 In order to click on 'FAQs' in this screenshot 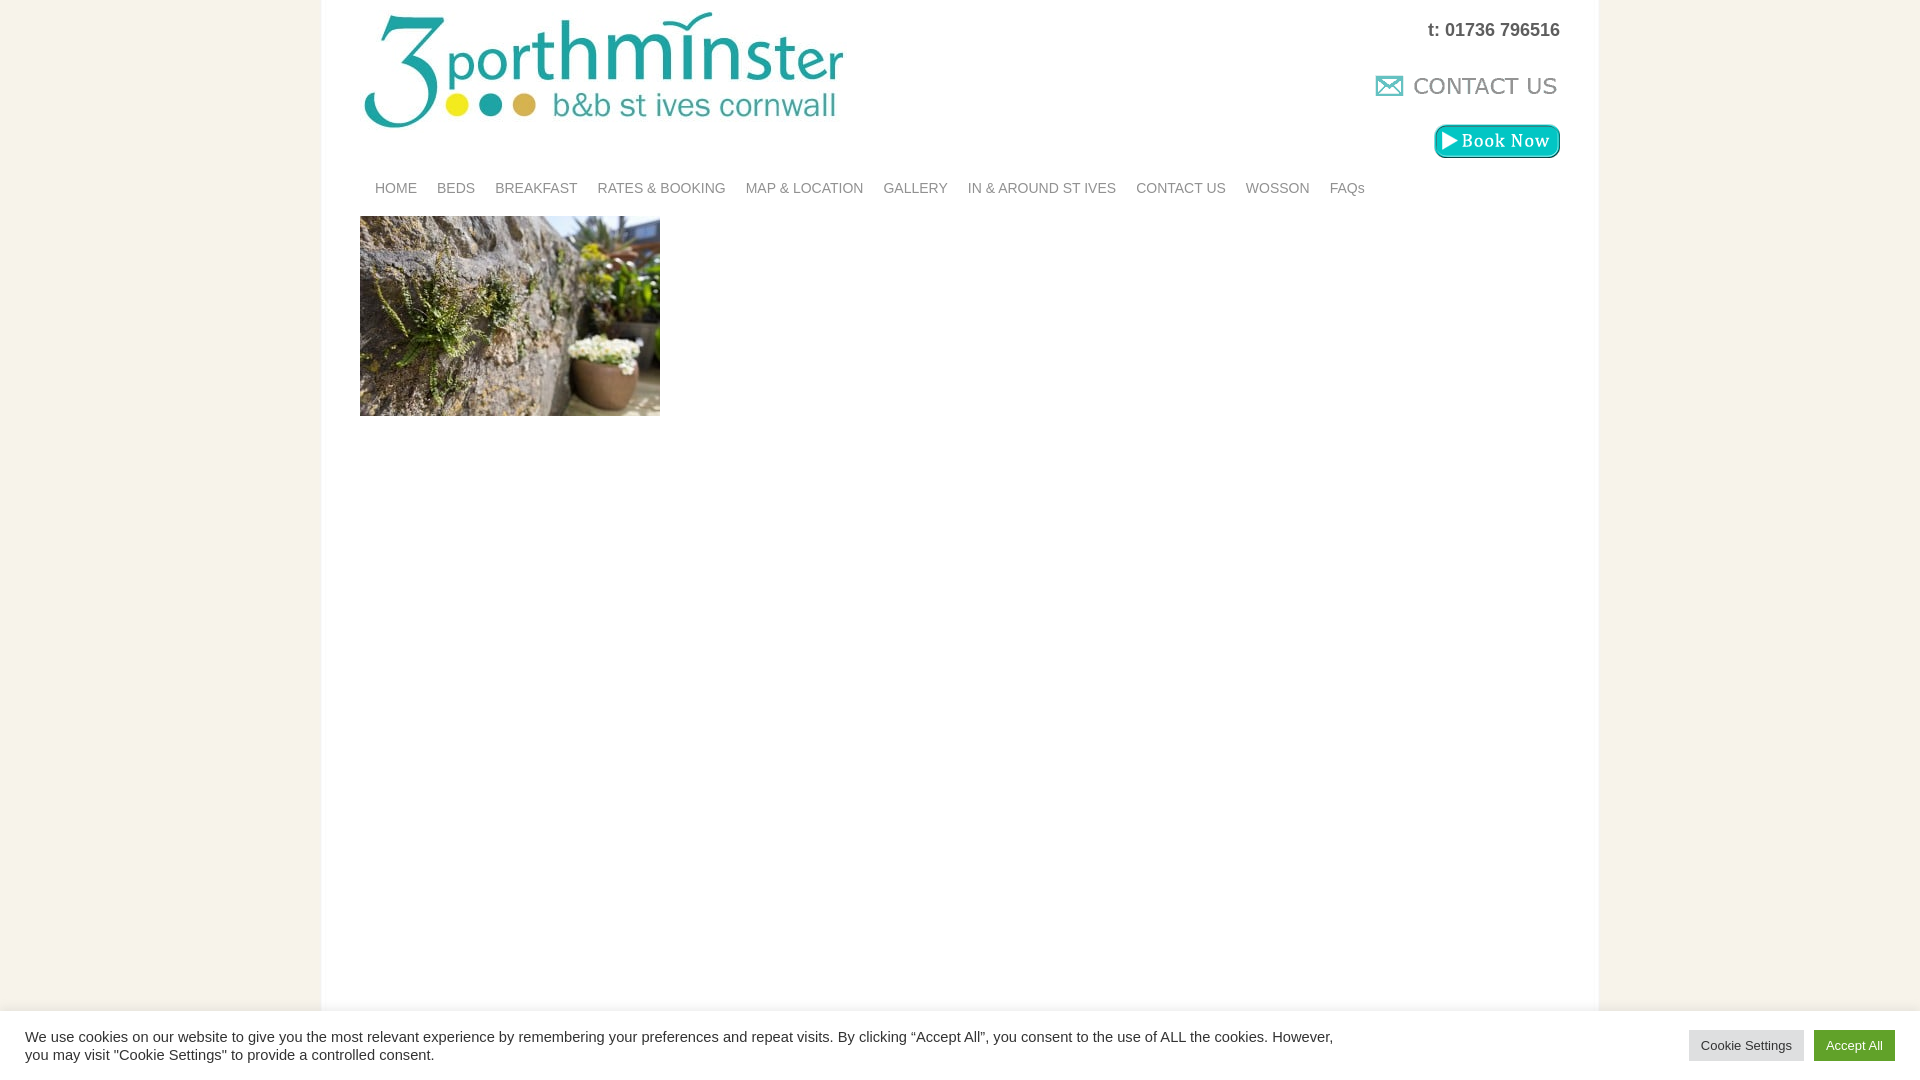, I will do `click(1320, 188)`.